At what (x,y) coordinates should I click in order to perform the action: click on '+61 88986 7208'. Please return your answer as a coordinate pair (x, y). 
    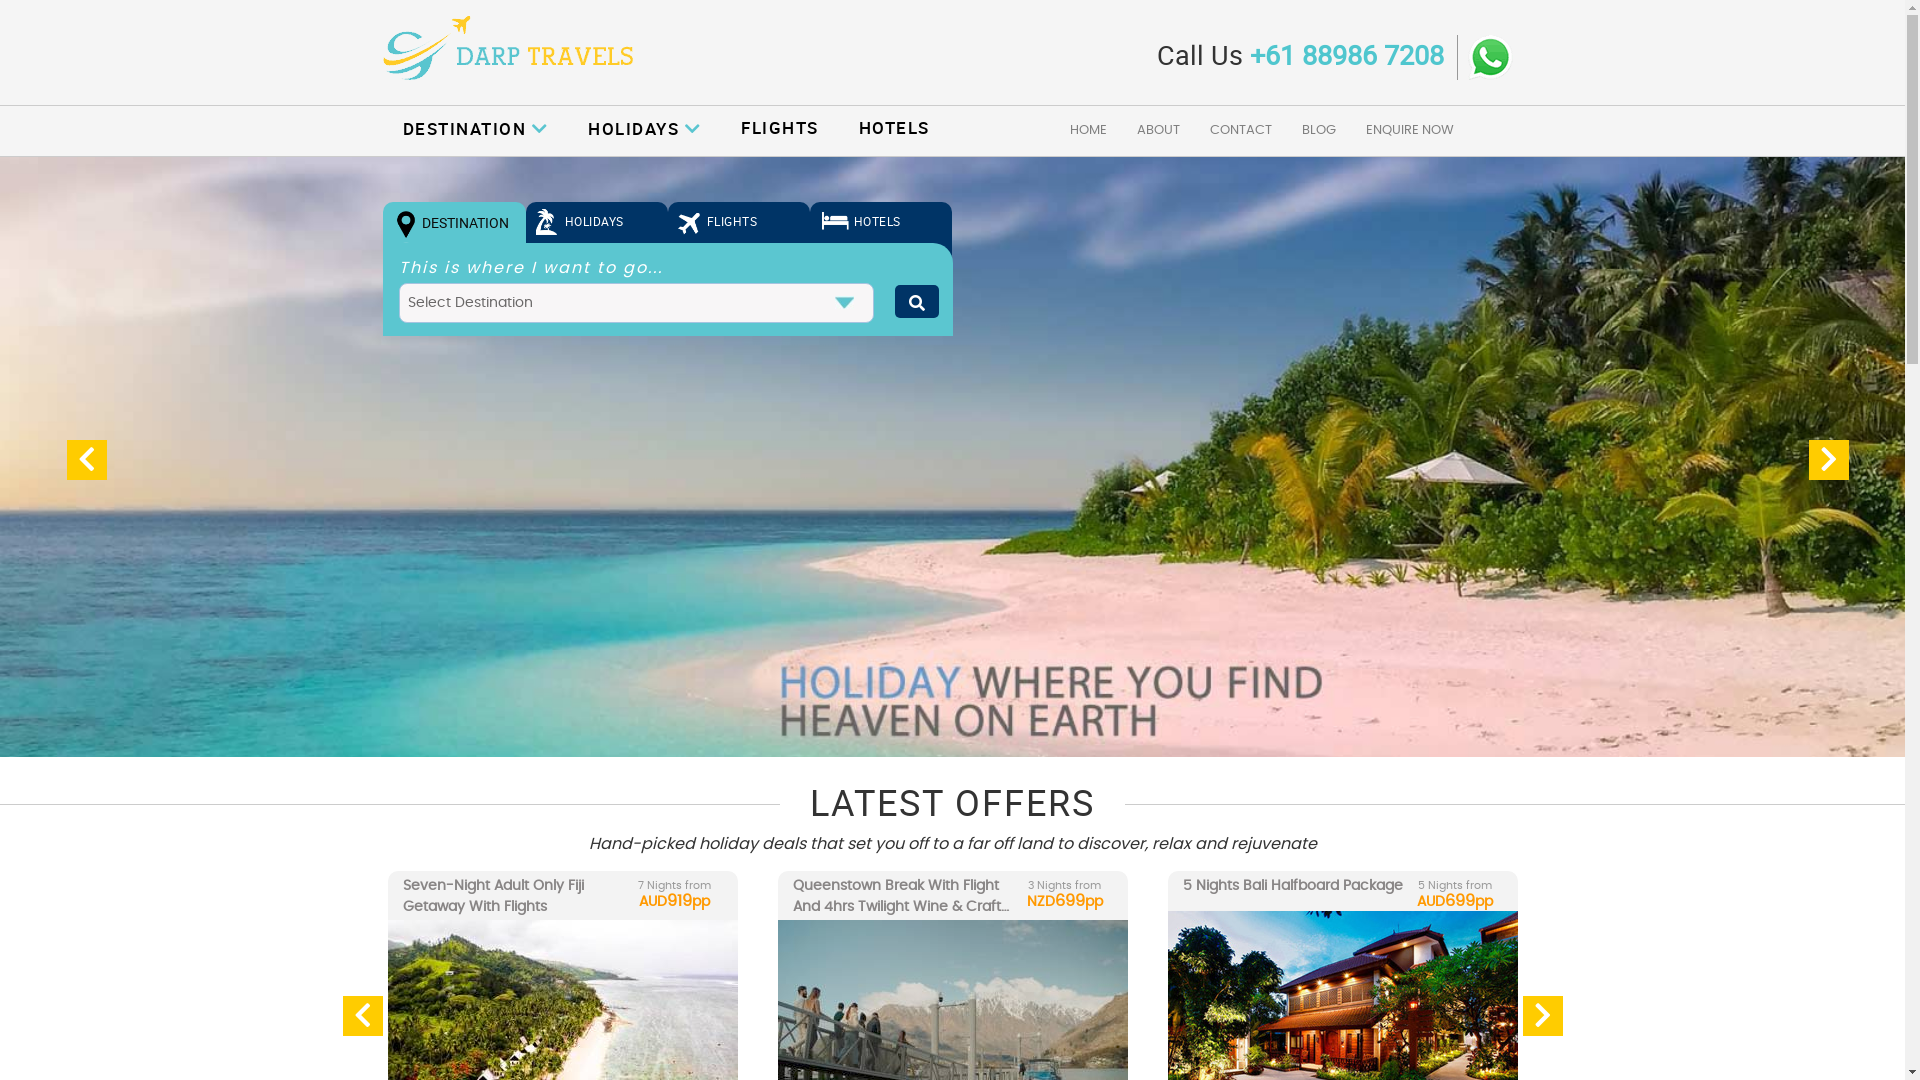
    Looking at the image, I should click on (1347, 53).